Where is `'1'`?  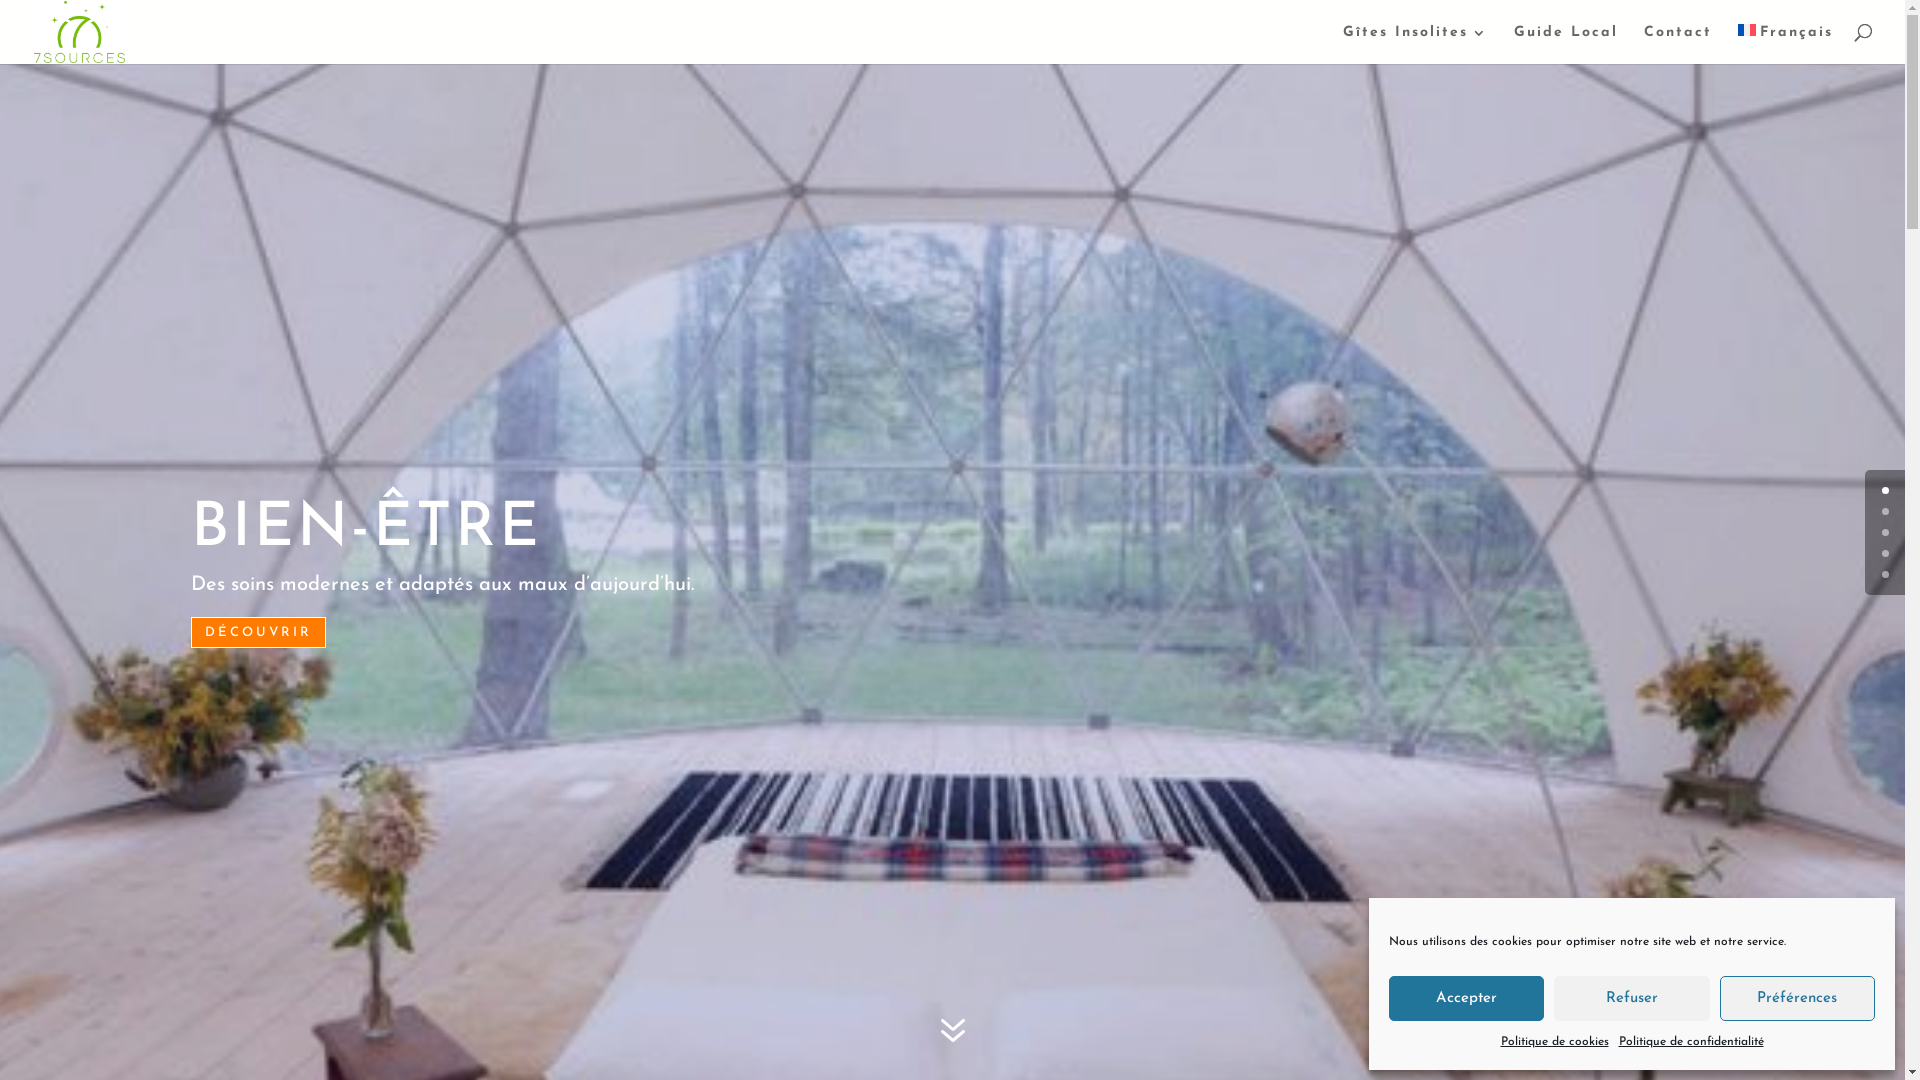 '1' is located at coordinates (1880, 510).